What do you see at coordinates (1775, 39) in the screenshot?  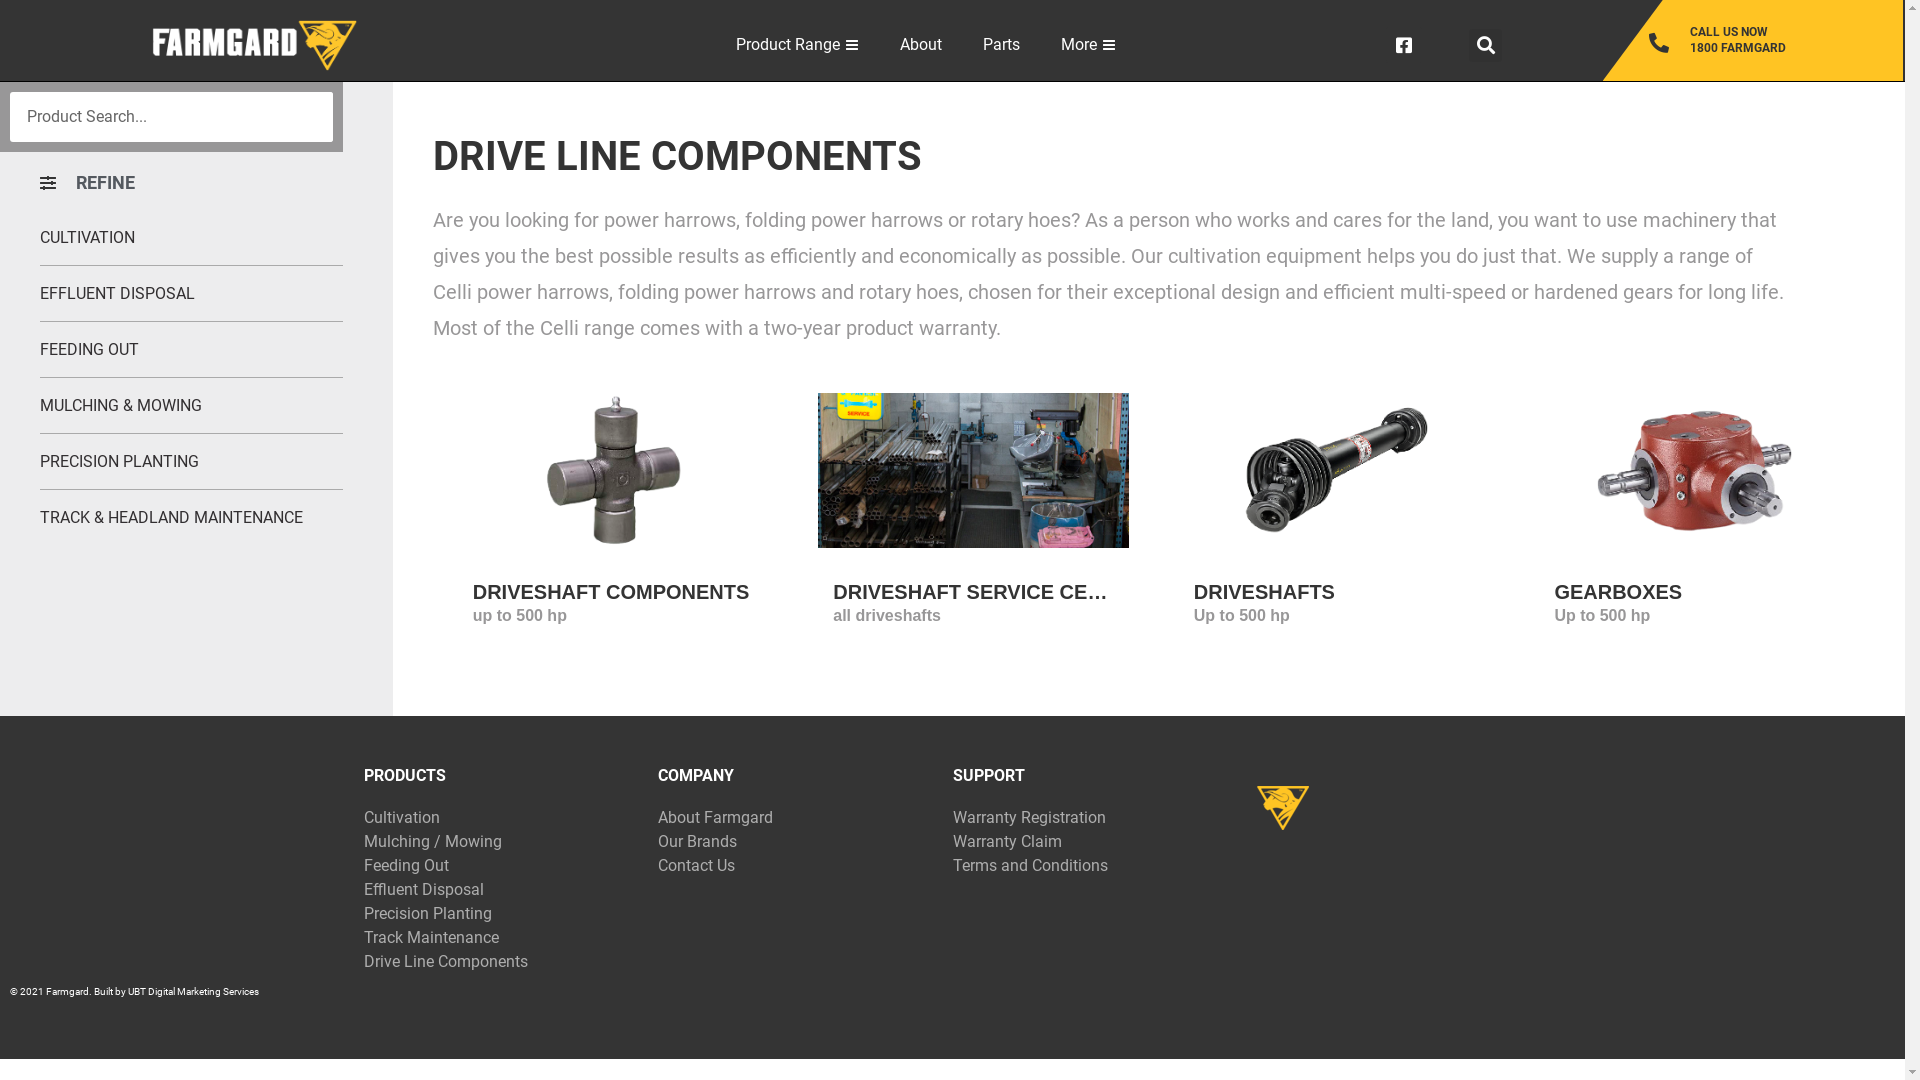 I see `'CALL US NOW` at bounding box center [1775, 39].